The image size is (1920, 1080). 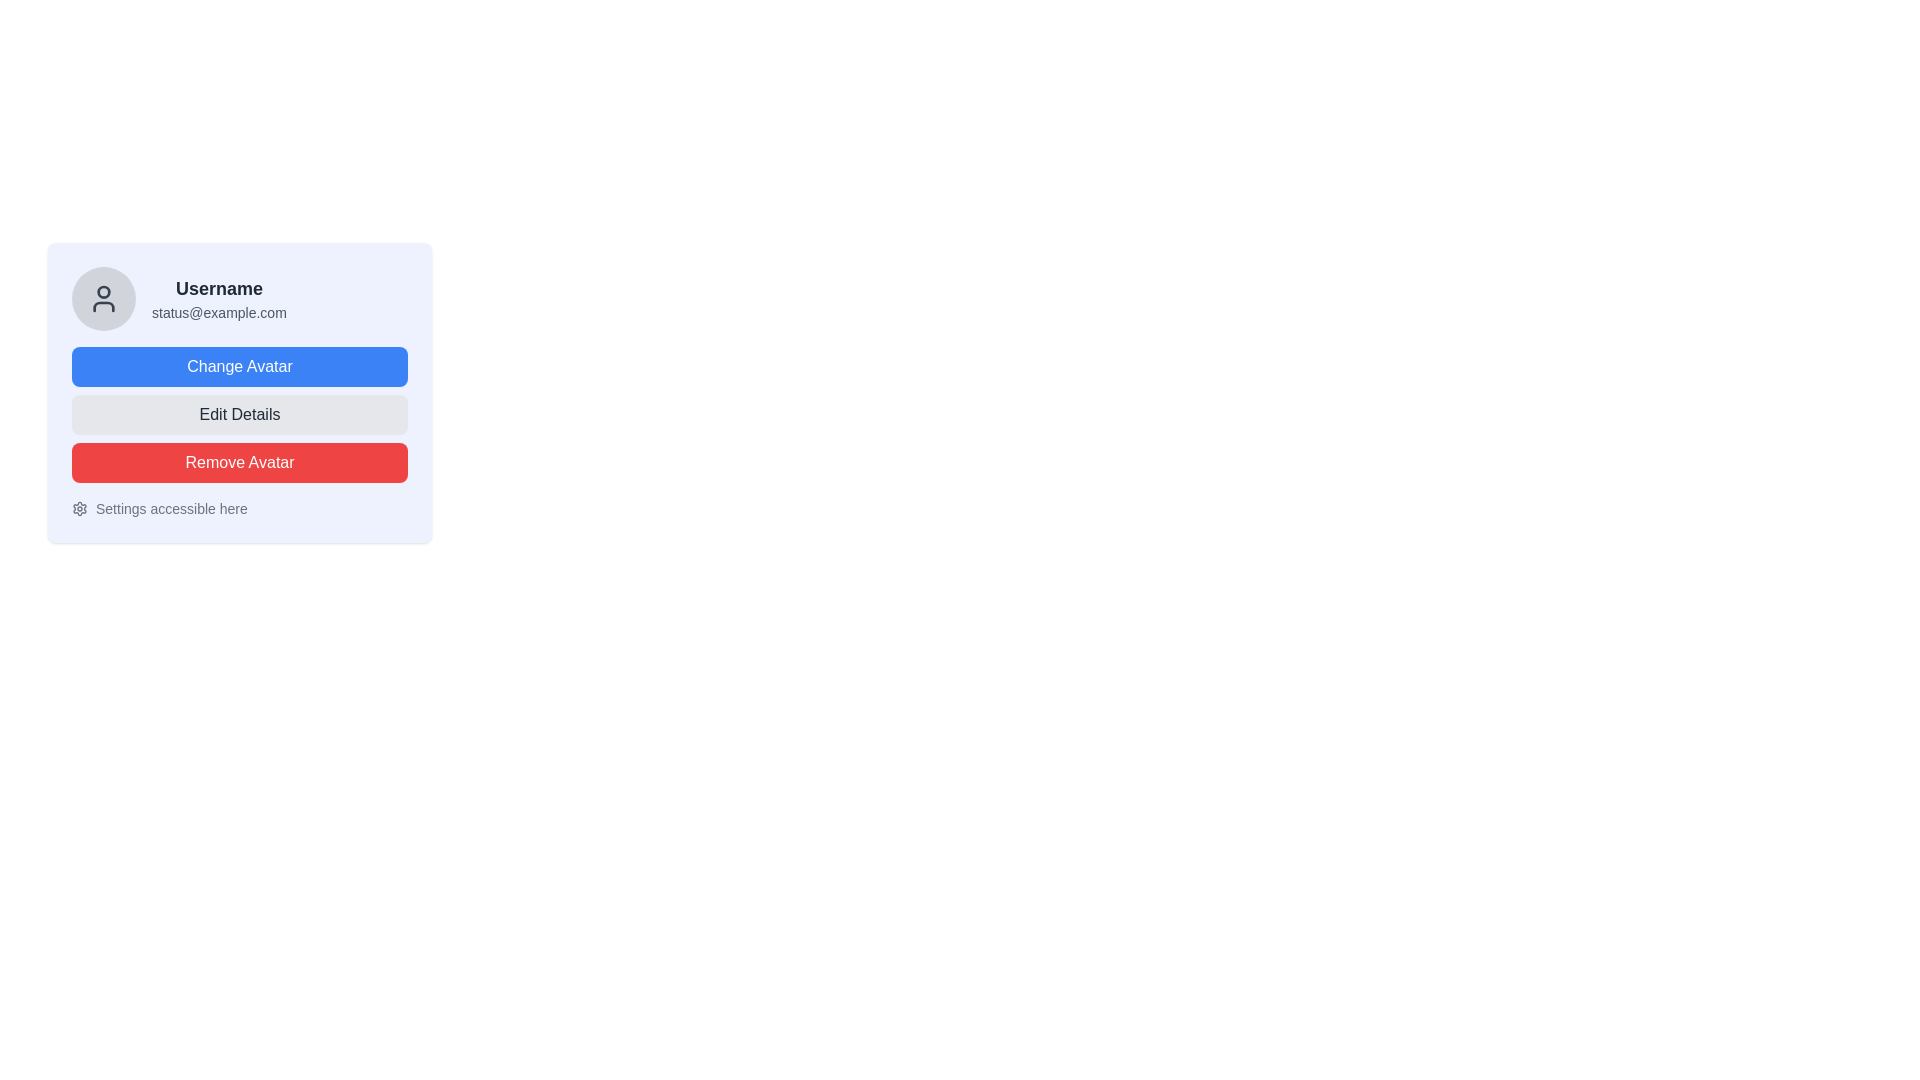 What do you see at coordinates (219, 289) in the screenshot?
I see `the username text label displayed at the top of the profile card, which serves as an identifier for the user` at bounding box center [219, 289].